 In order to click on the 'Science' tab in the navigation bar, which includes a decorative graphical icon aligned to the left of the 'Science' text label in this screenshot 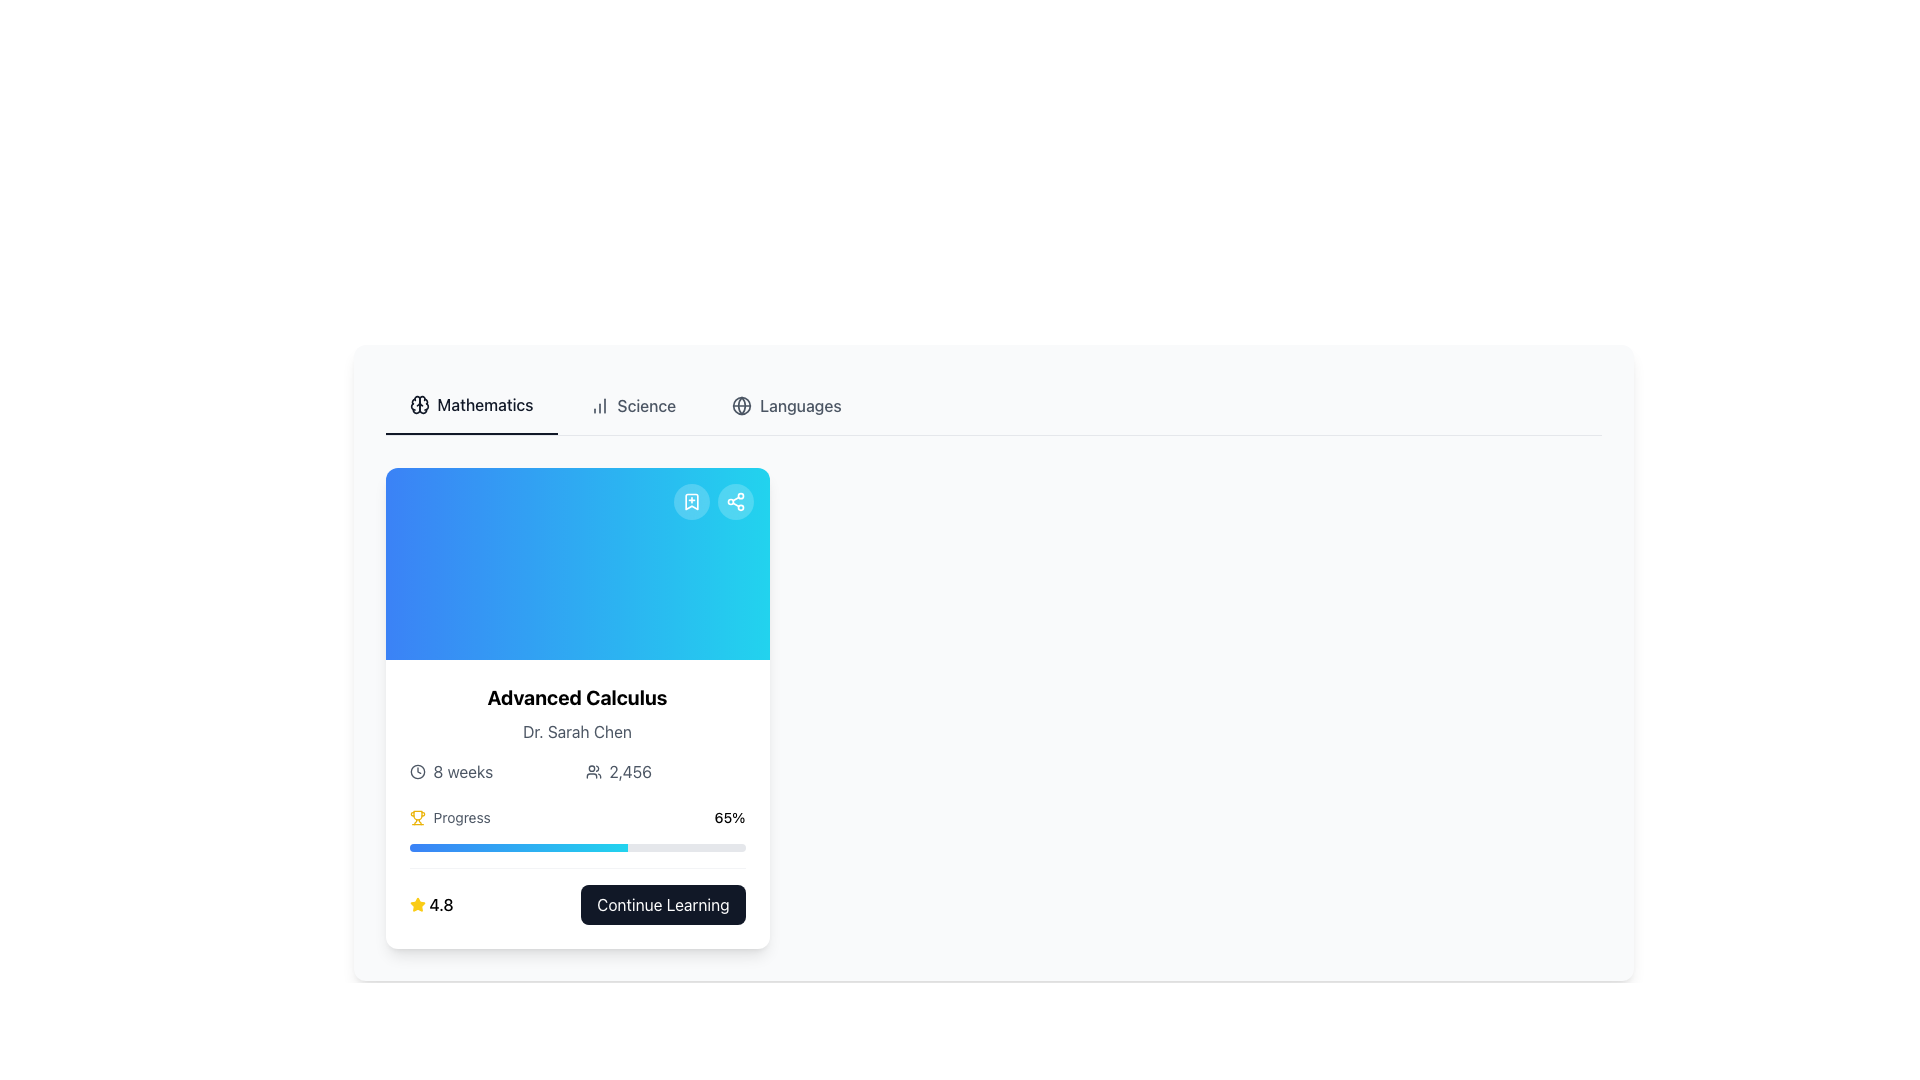, I will do `click(598, 405)`.